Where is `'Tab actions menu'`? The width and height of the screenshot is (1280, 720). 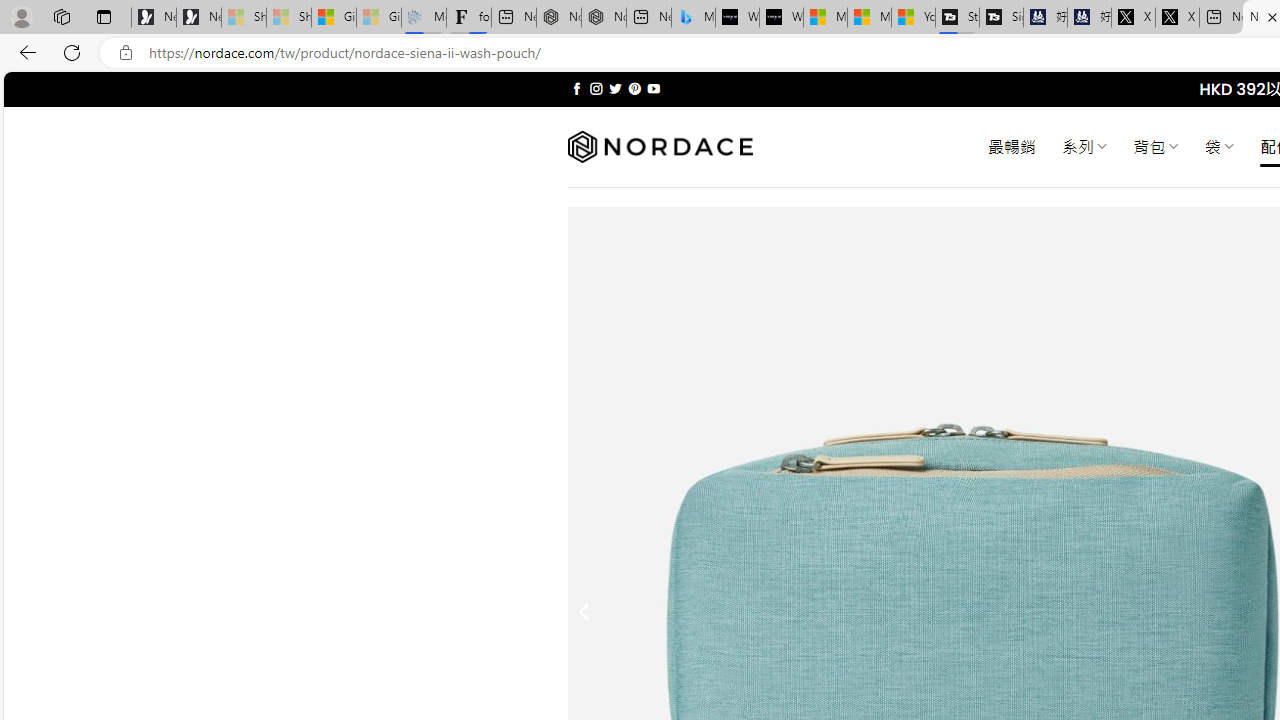
'Tab actions menu' is located at coordinates (103, 16).